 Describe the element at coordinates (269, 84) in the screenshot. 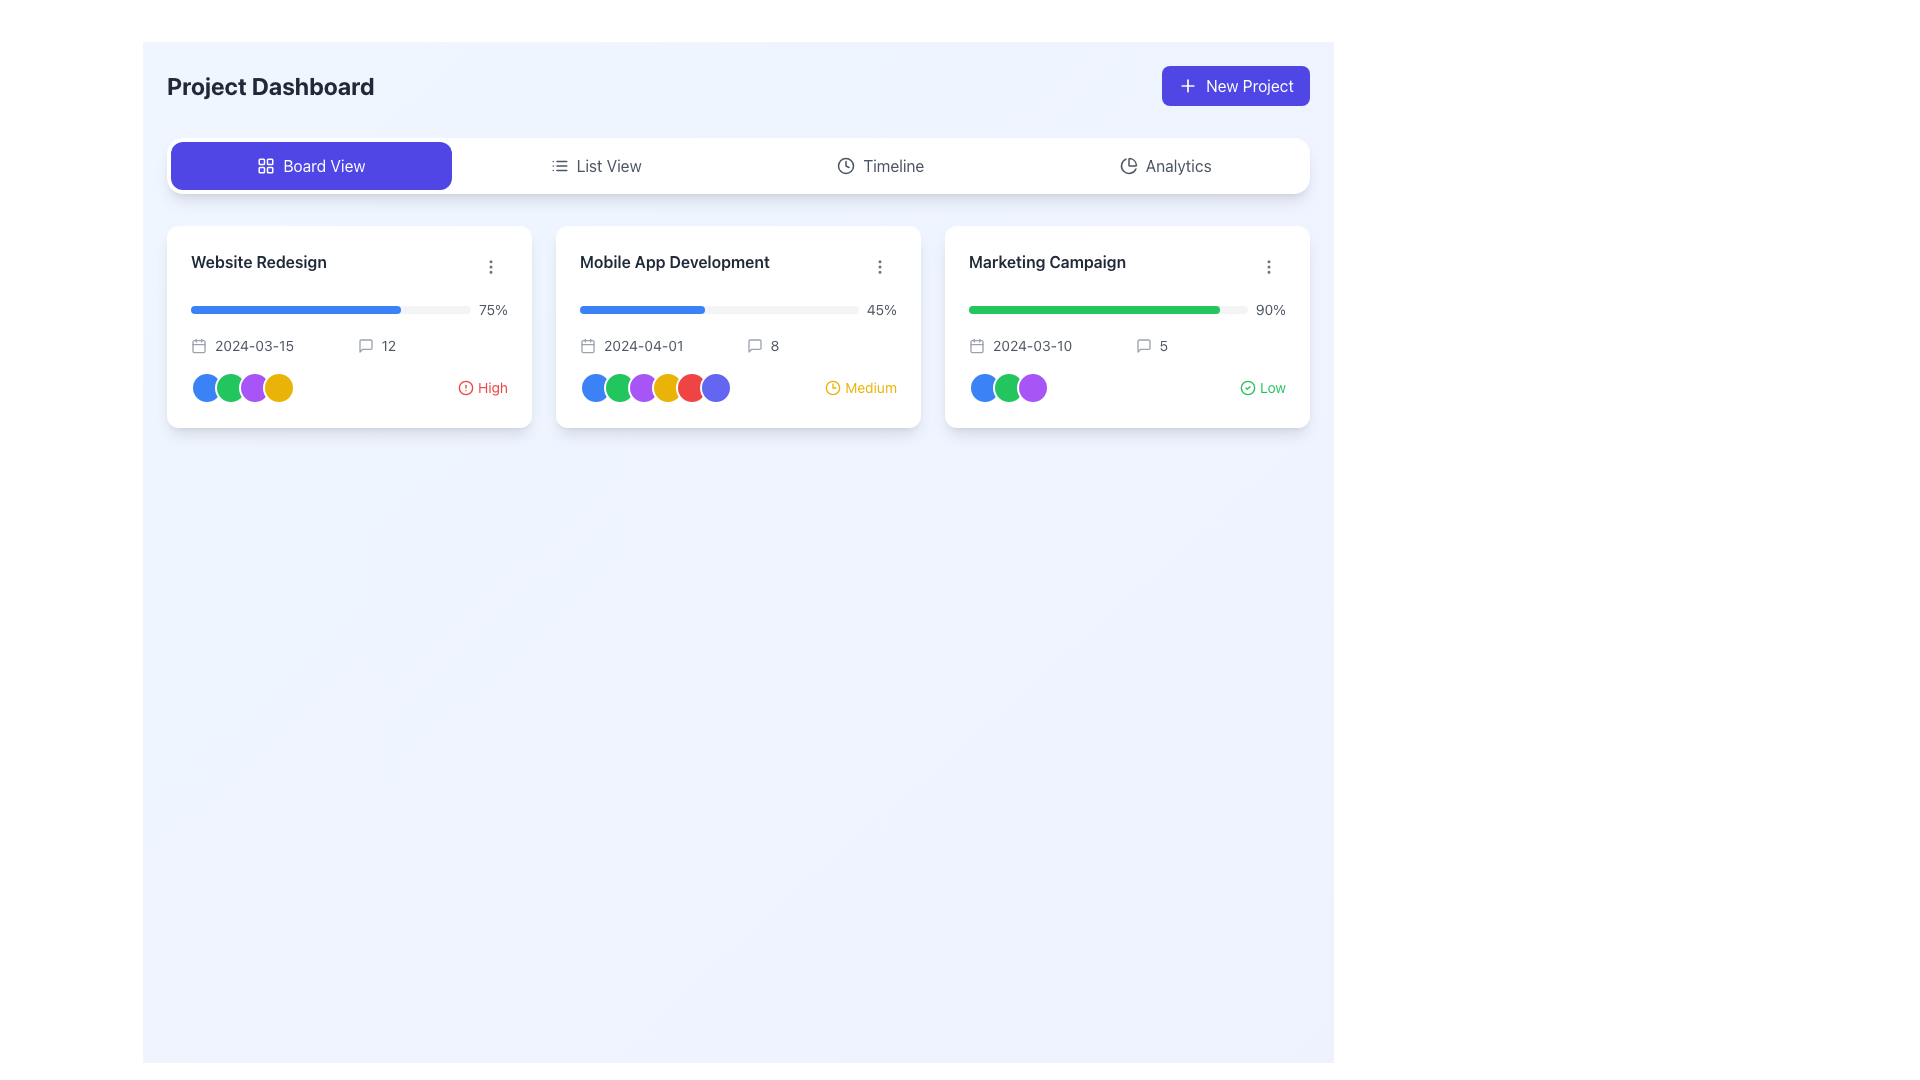

I see `the 'Project Dashboard' text label, which is a bold and large heading in dark gray, positioned in the top-left corner of the interface, next to the 'New Project' button` at that location.